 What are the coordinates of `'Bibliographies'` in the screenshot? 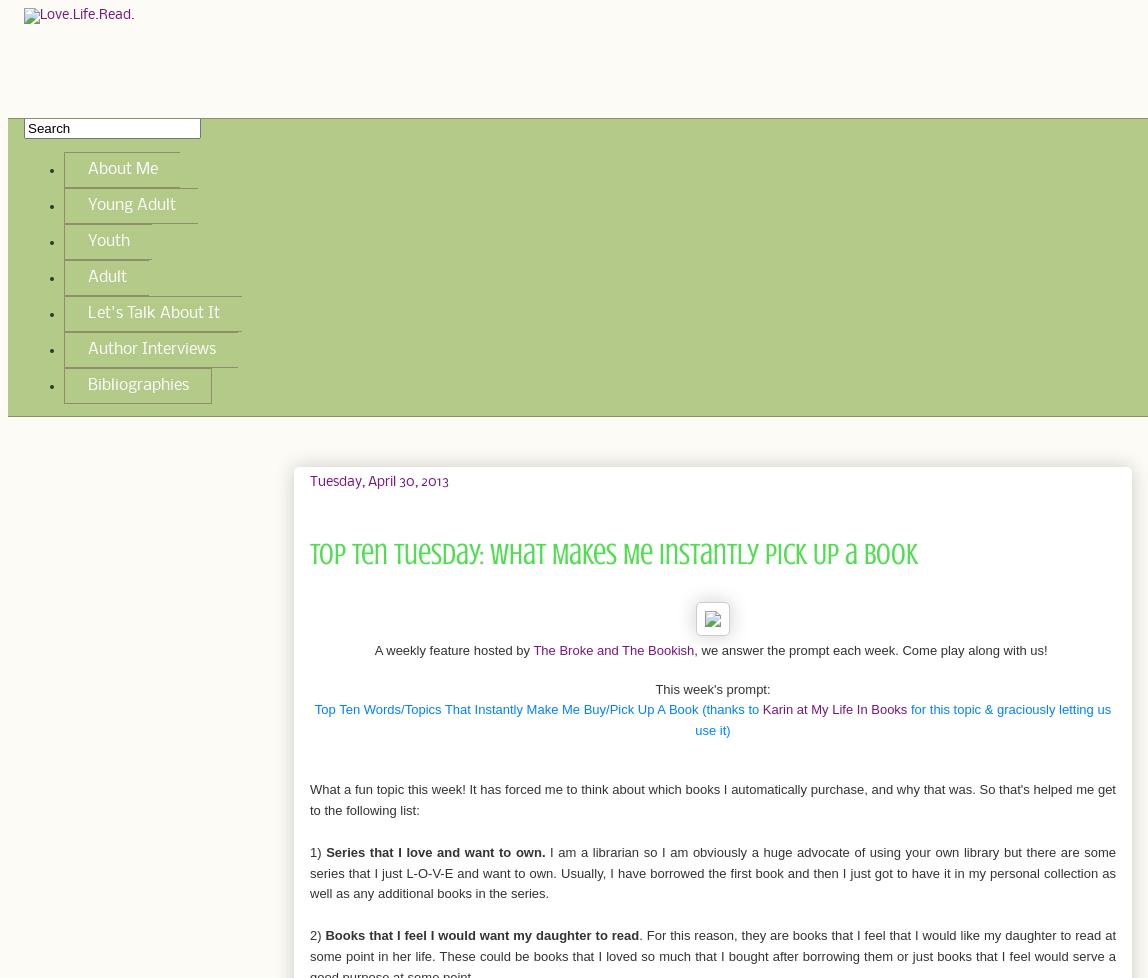 It's located at (137, 384).